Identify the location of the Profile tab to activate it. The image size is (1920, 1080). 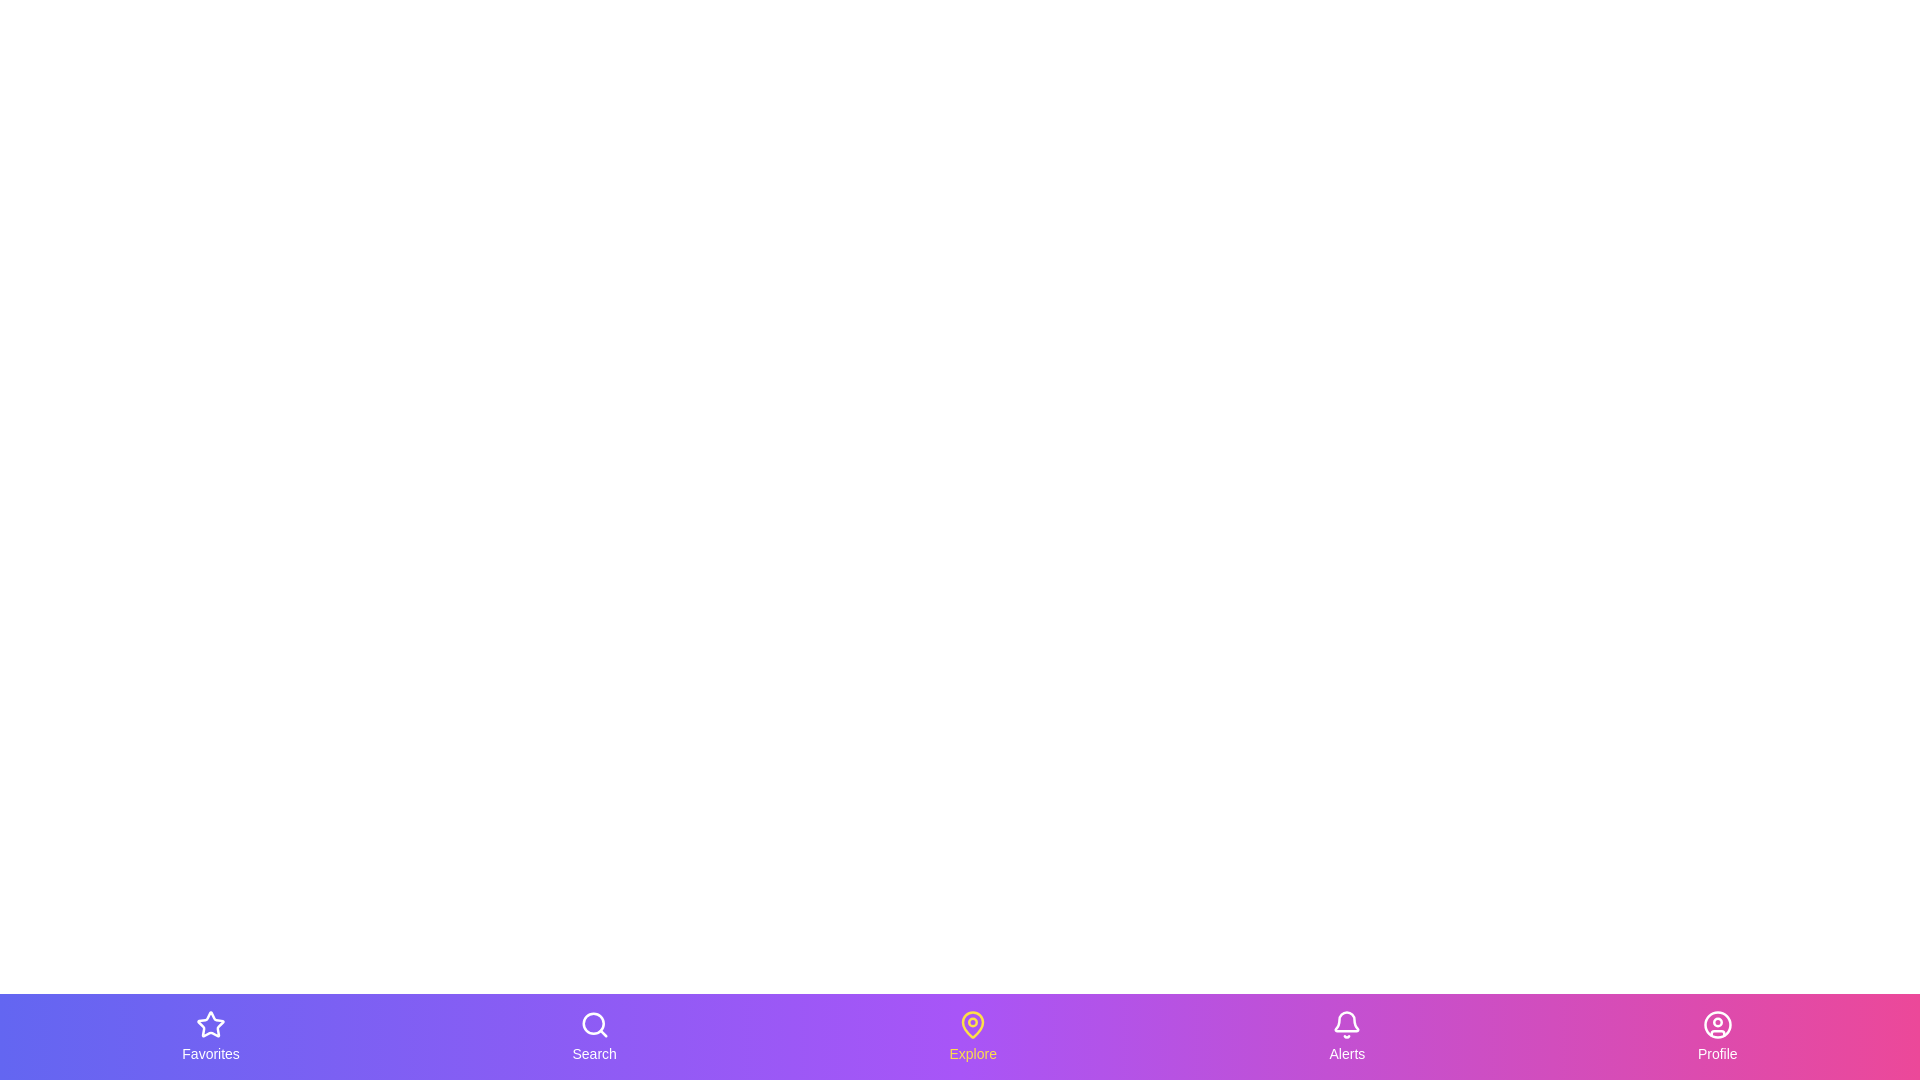
(1716, 1036).